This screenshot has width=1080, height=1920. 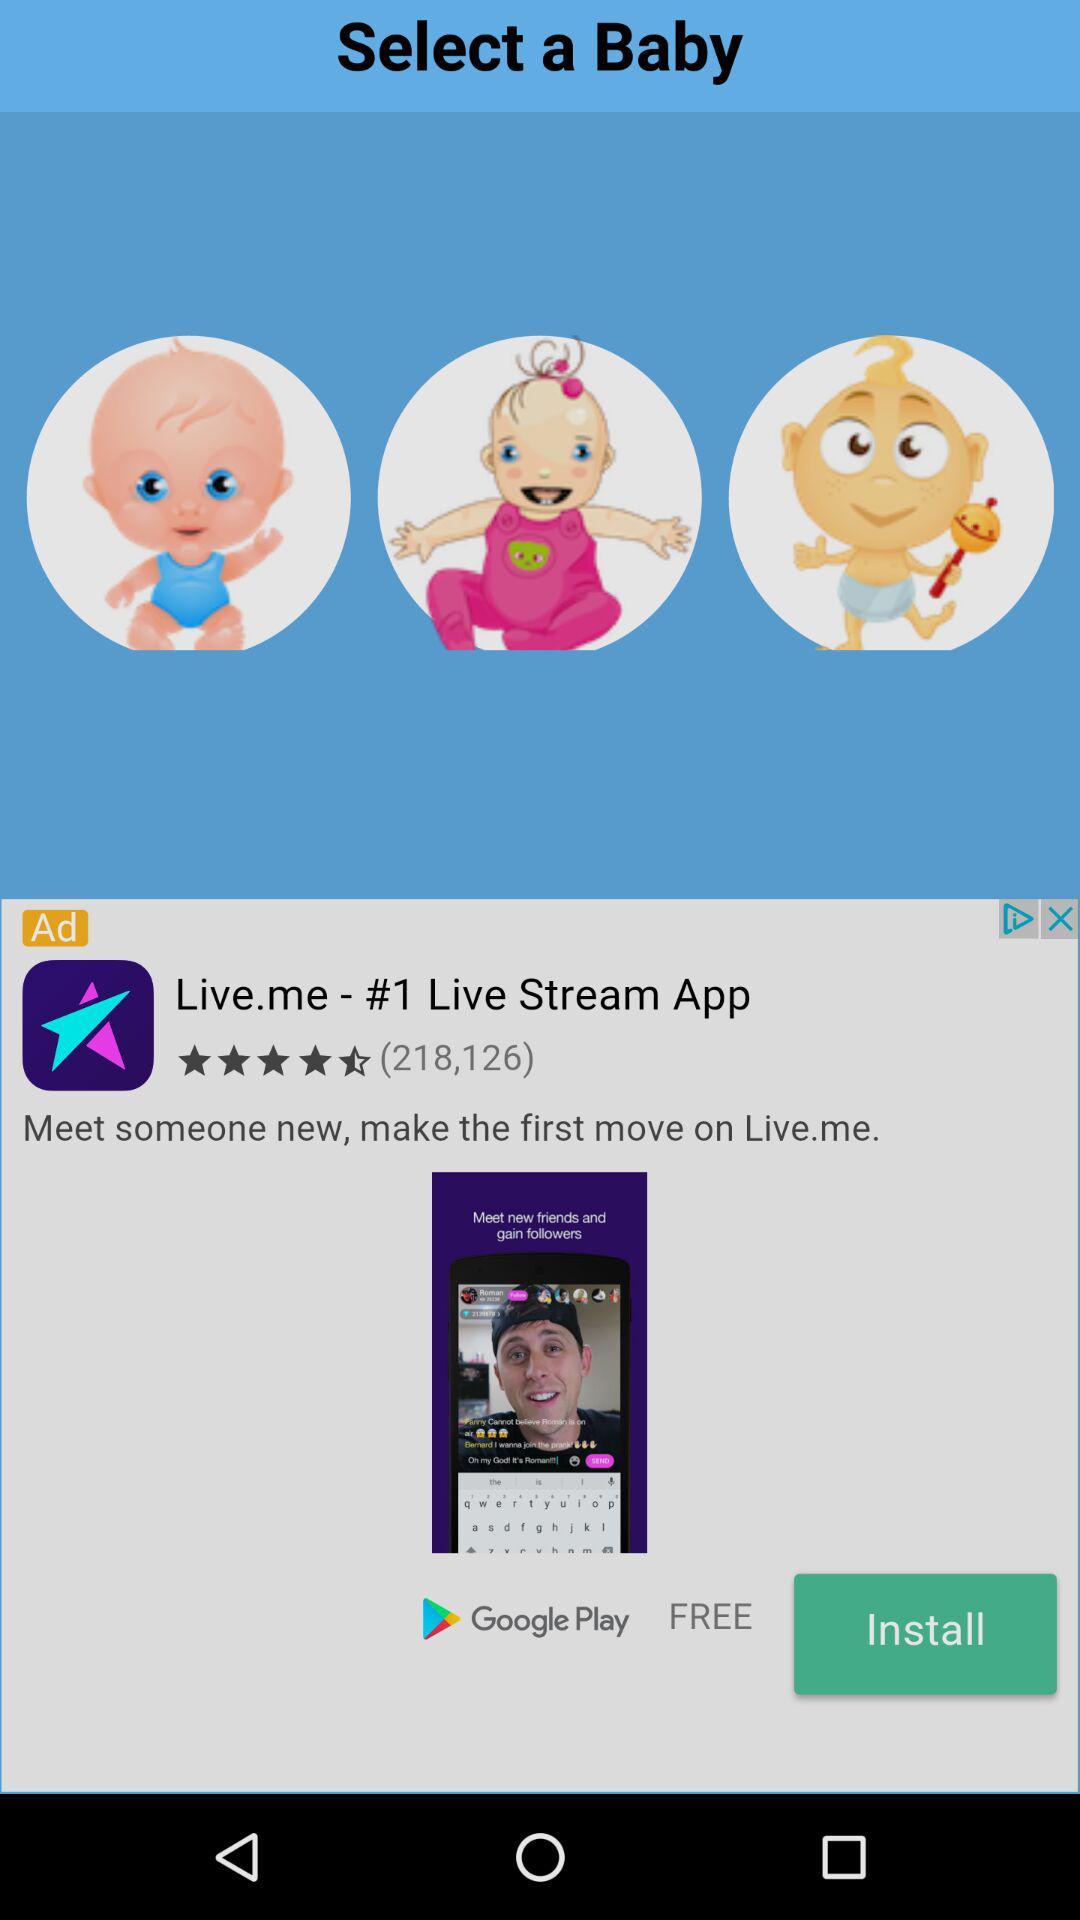 I want to click on preview, so click(x=538, y=492).